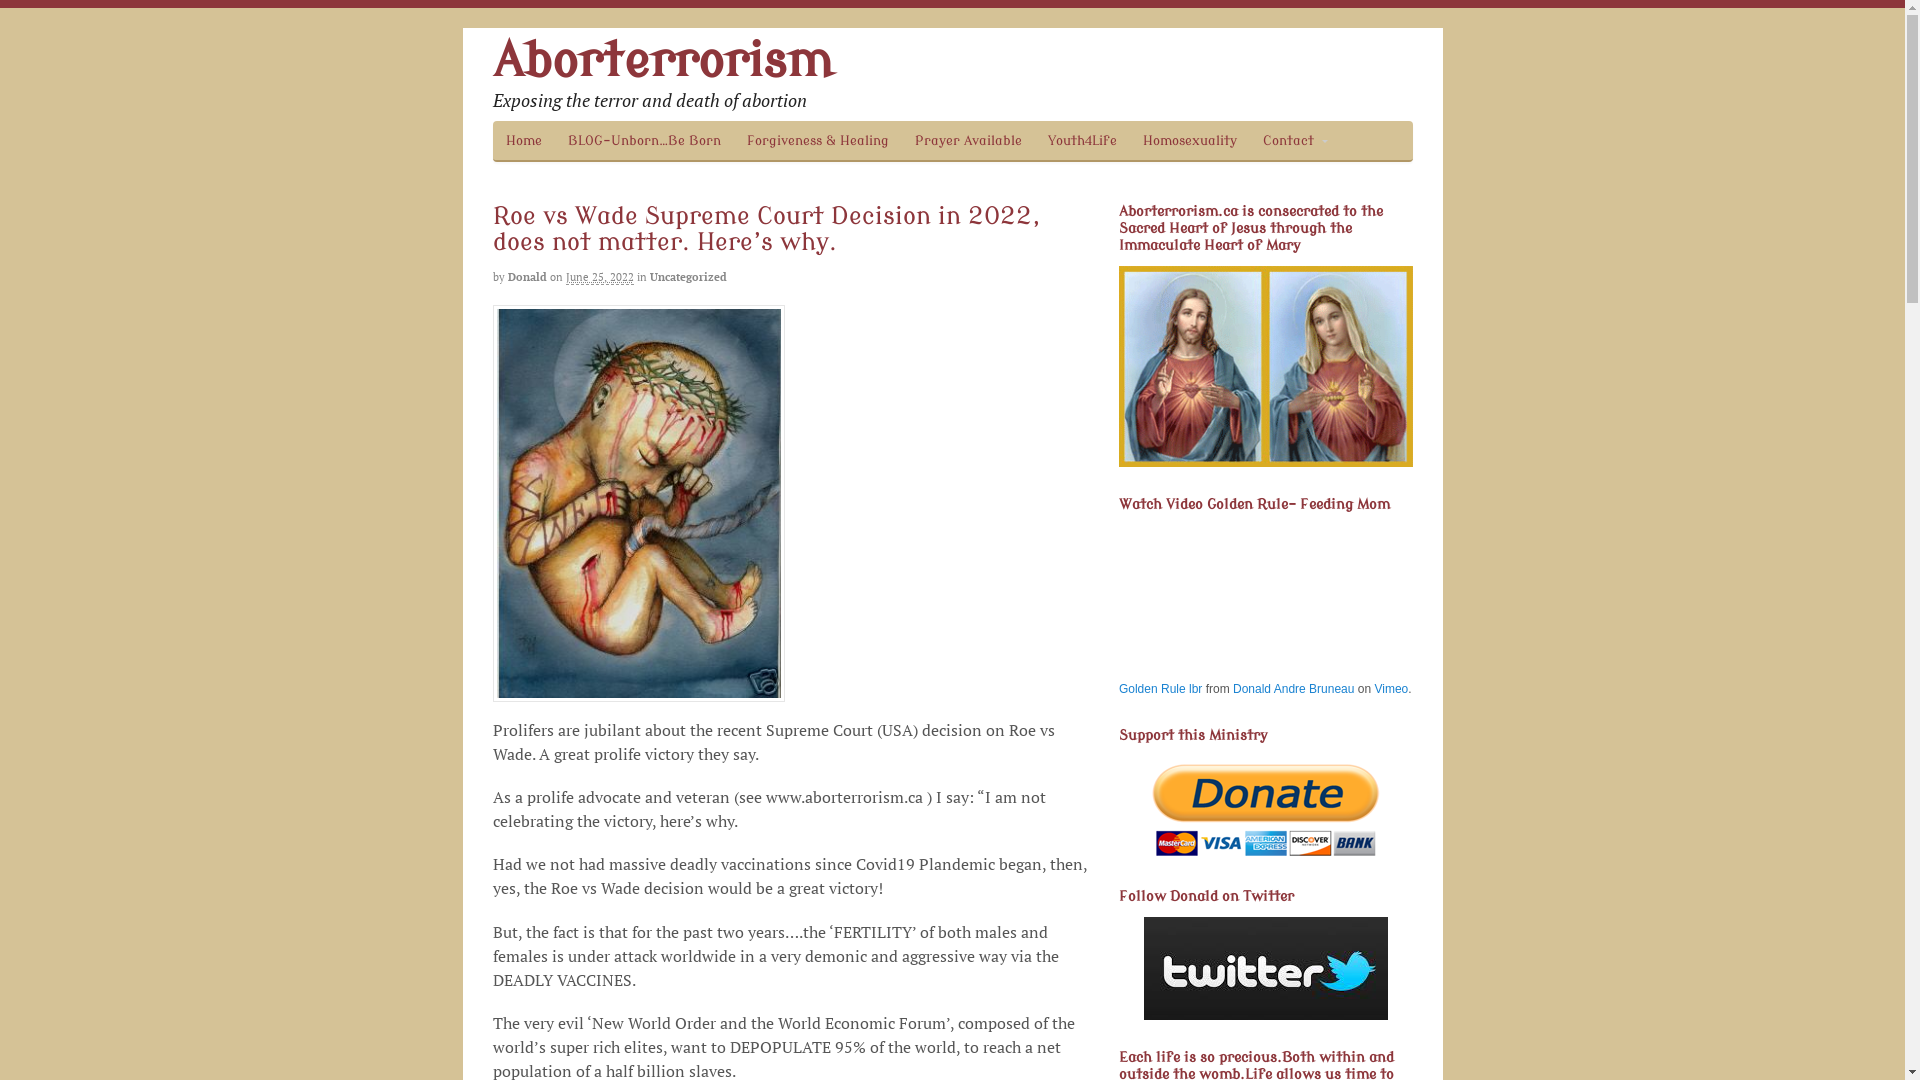 This screenshot has width=1920, height=1080. Describe the element at coordinates (1265, 967) in the screenshot. I see `'Follow Donald on Twitter'` at that location.